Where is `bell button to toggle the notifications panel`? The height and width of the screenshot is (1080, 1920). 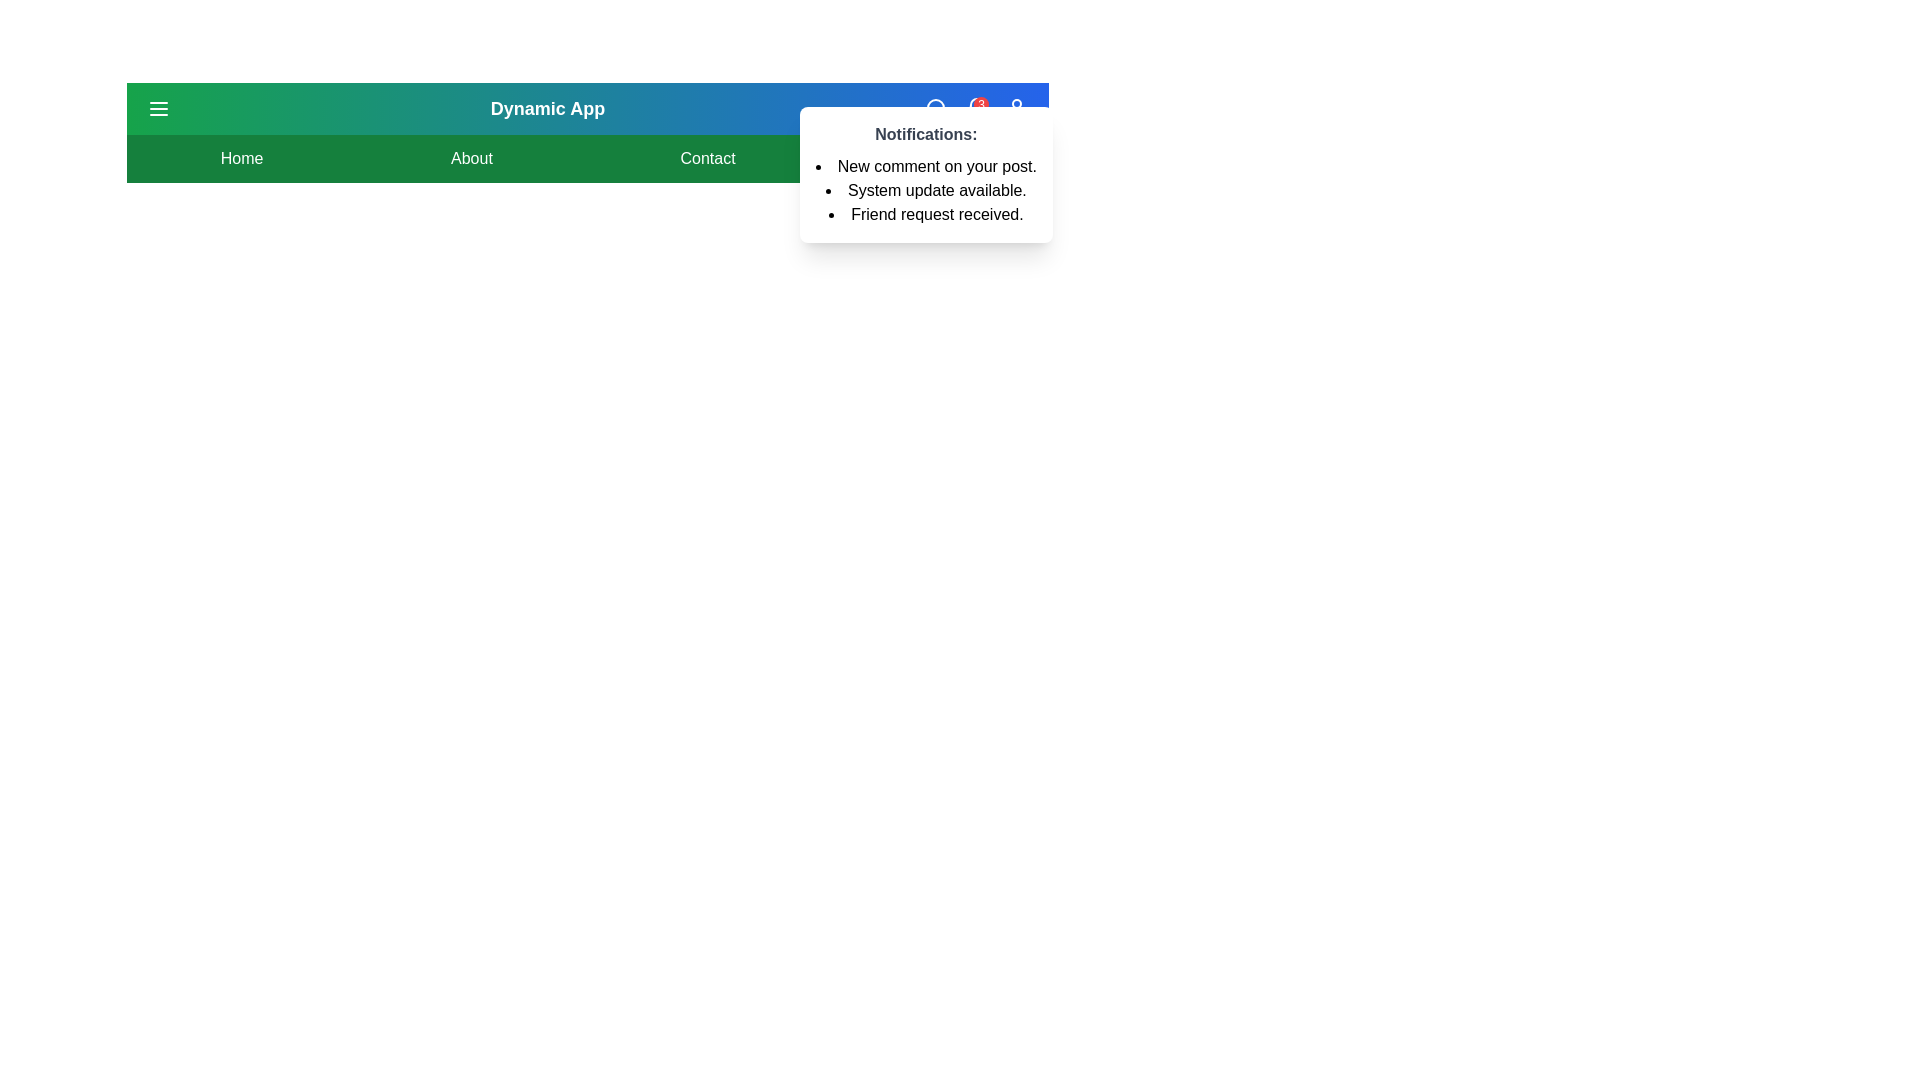 bell button to toggle the notifications panel is located at coordinates (976, 108).